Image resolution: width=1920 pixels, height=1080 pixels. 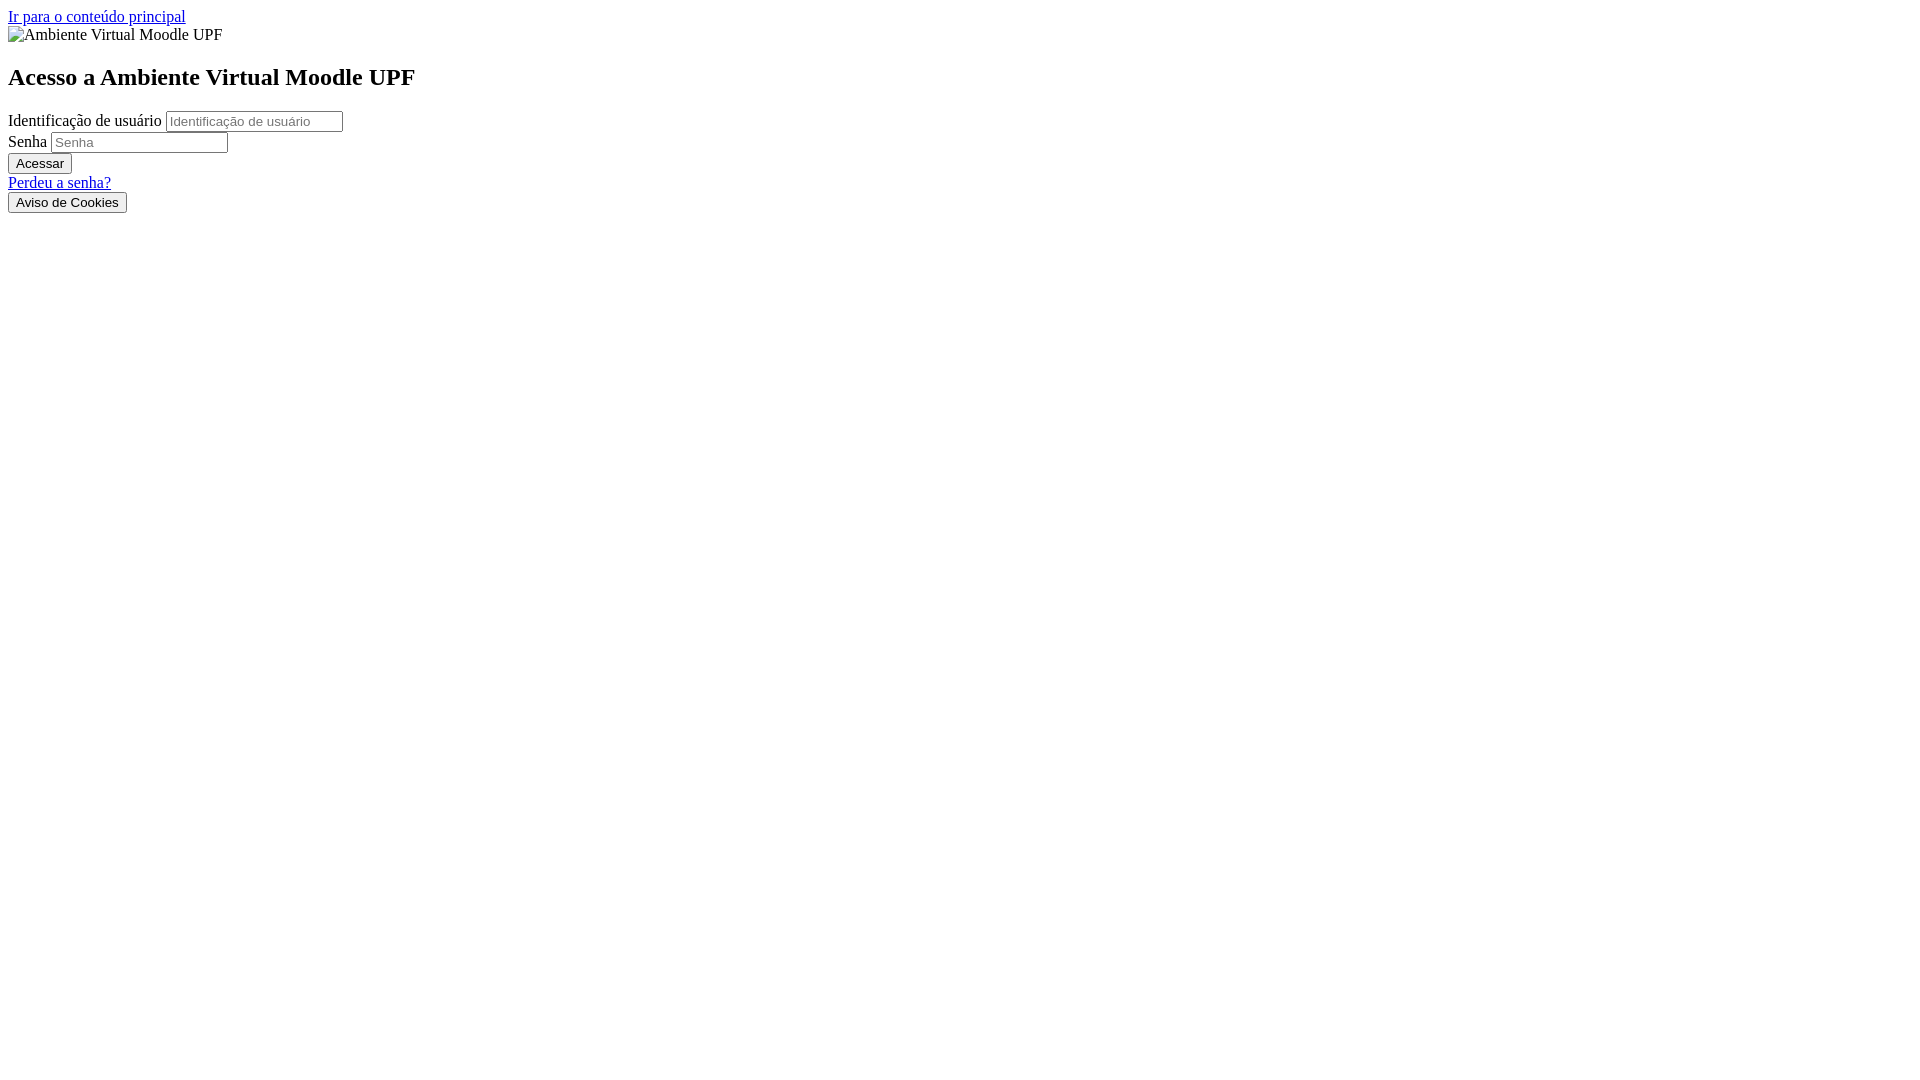 What do you see at coordinates (39, 162) in the screenshot?
I see `'Acessar'` at bounding box center [39, 162].